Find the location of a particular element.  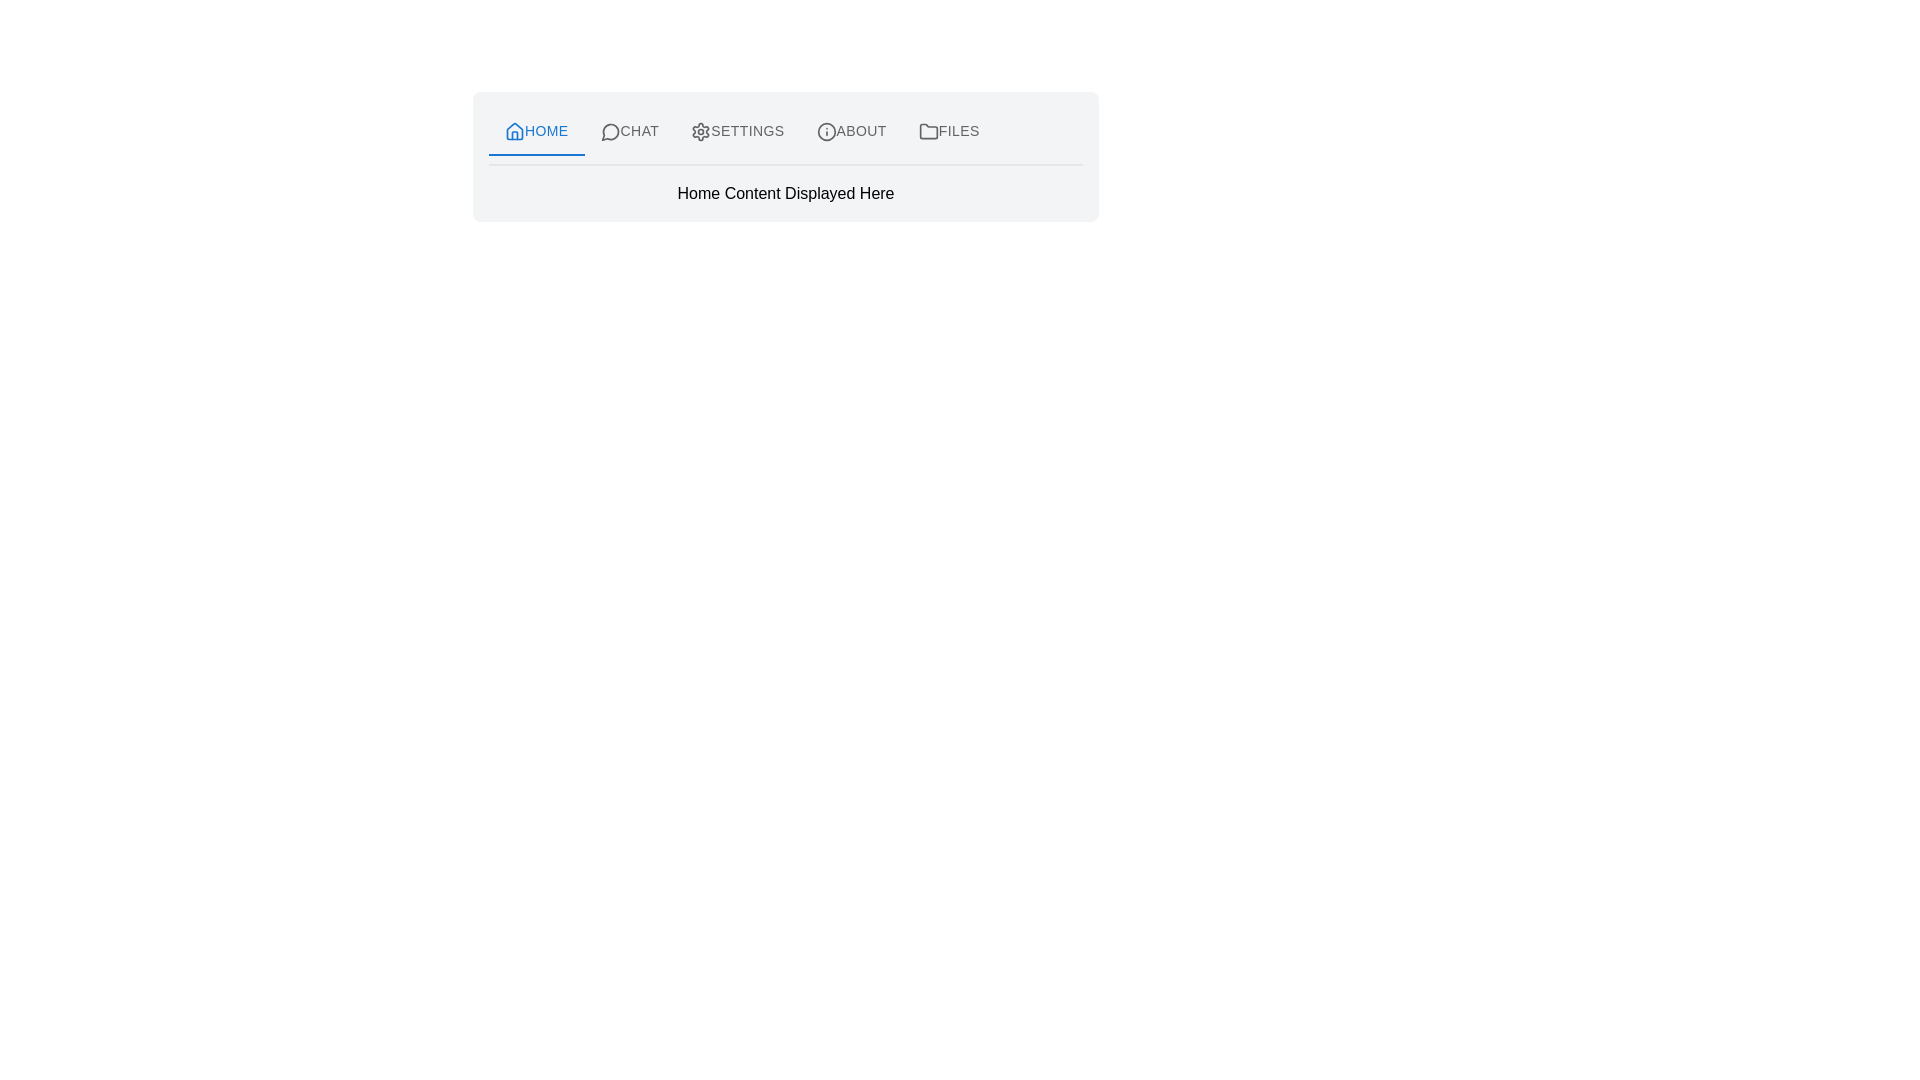

the navigational tab button located at the top center of the interface, specifically the fifth tab used for managing files is located at coordinates (948, 131).